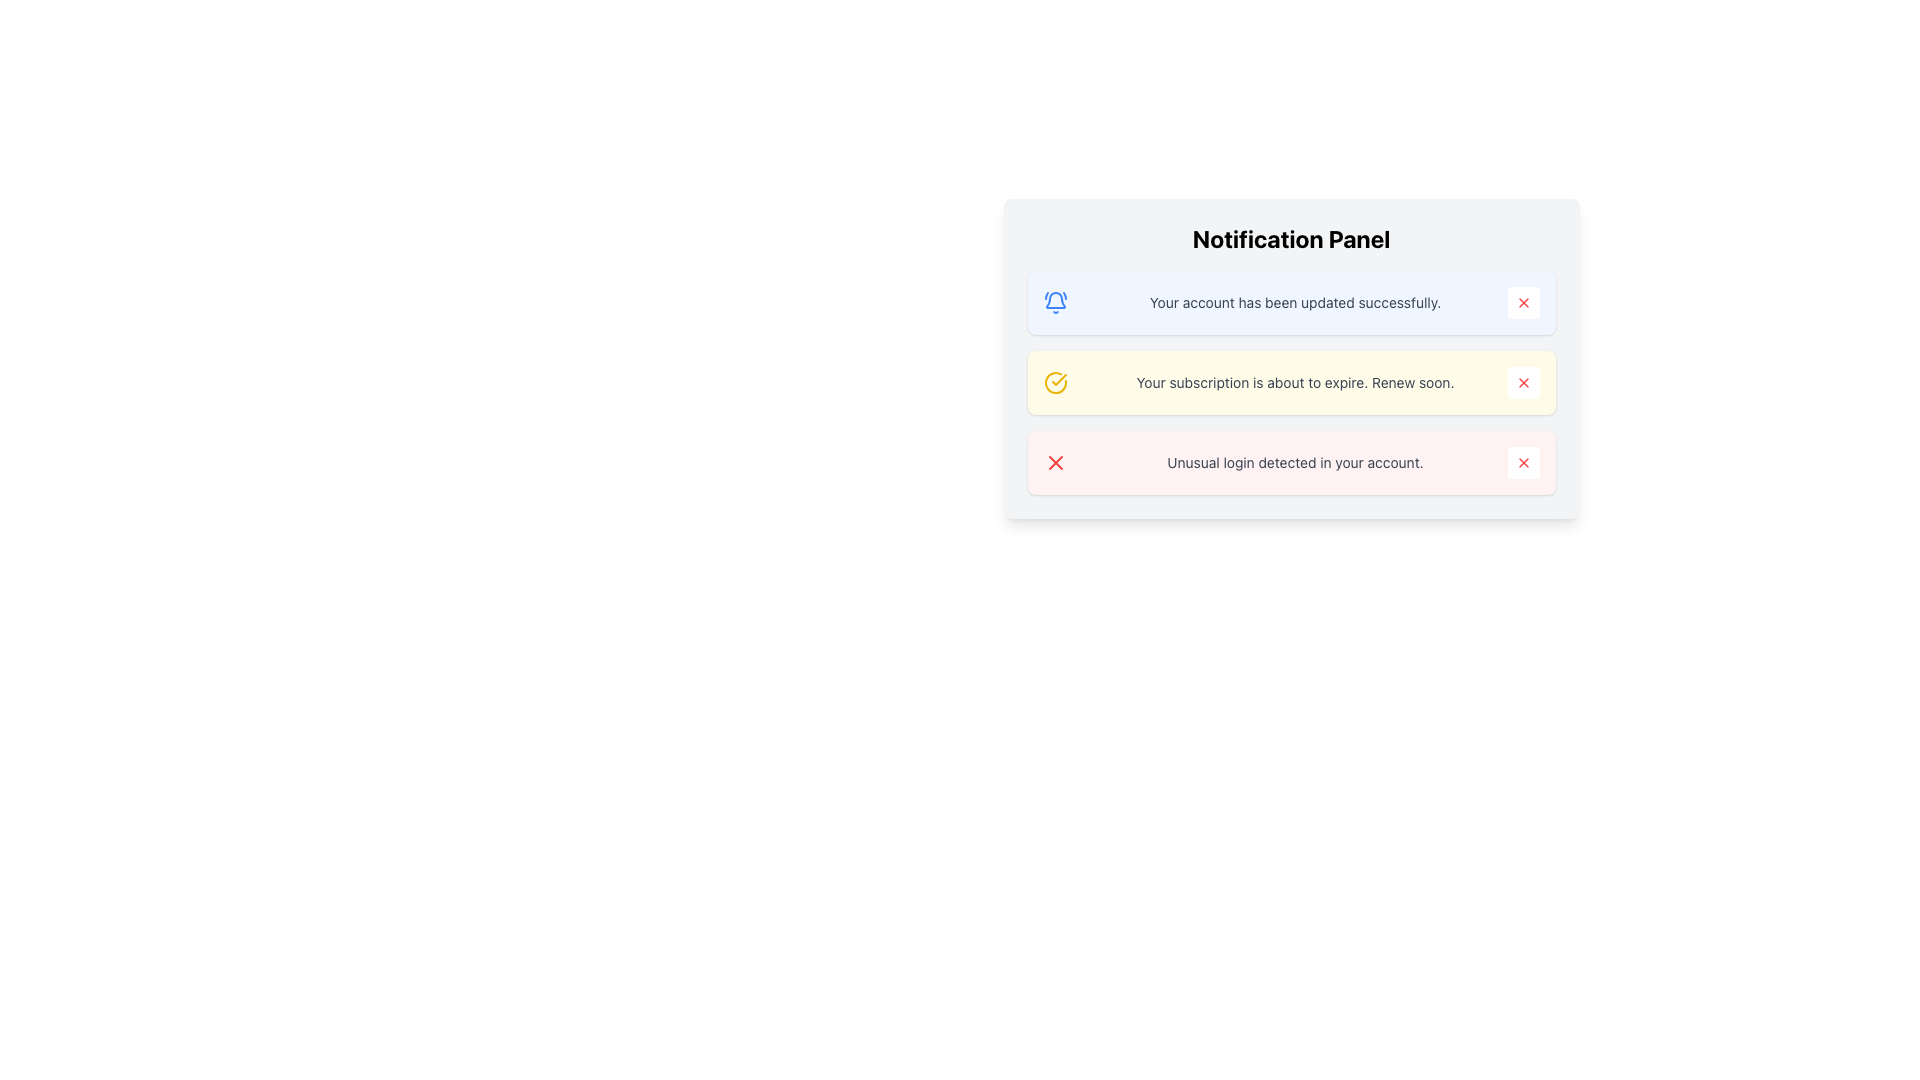 The width and height of the screenshot is (1920, 1080). What do you see at coordinates (1054, 382) in the screenshot?
I see `the circular yellow icon with a checkmark that indicates visual confirmation, located to the left of the message 'Your subscription is about to expire. Renew soon.' in the second notification message` at bounding box center [1054, 382].